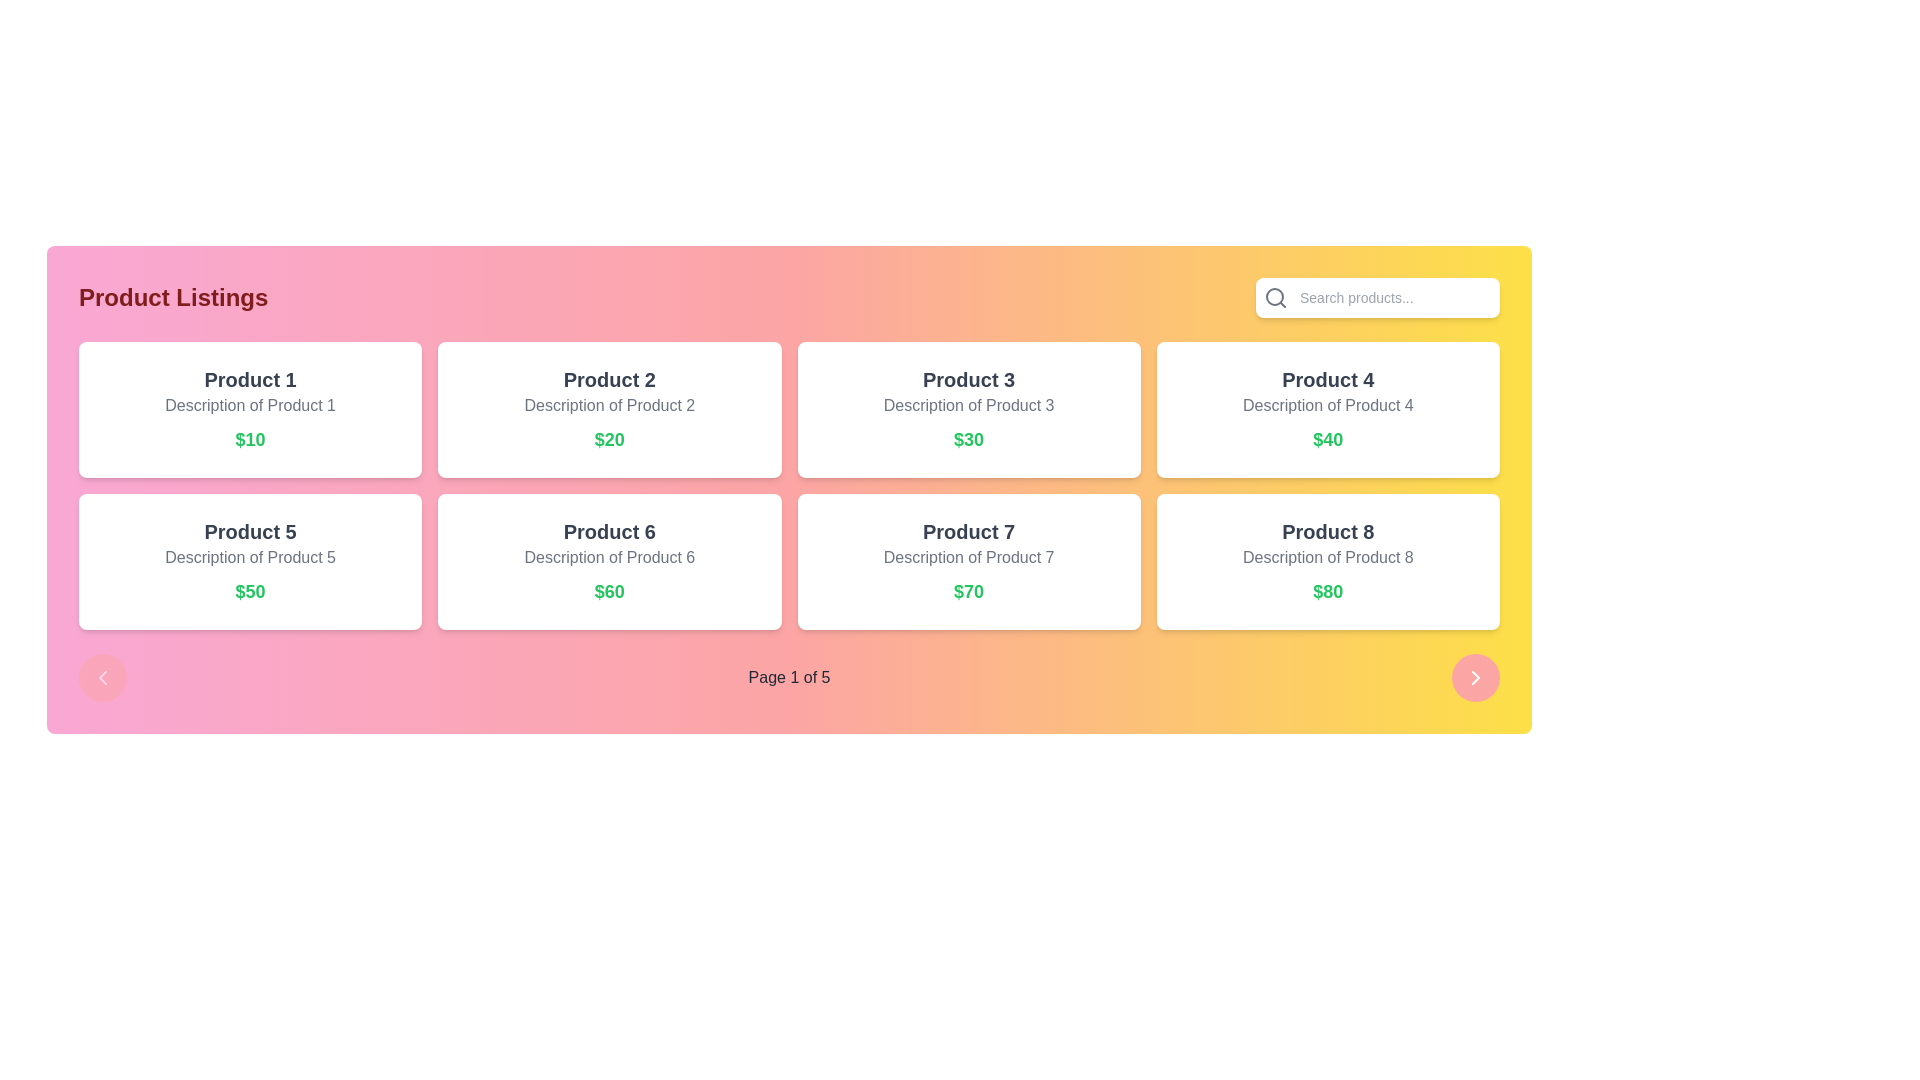 The width and height of the screenshot is (1920, 1080). What do you see at coordinates (1475, 677) in the screenshot?
I see `the 'next' icon located inside the circular button in the bottom-right corner of the product listing interface` at bounding box center [1475, 677].